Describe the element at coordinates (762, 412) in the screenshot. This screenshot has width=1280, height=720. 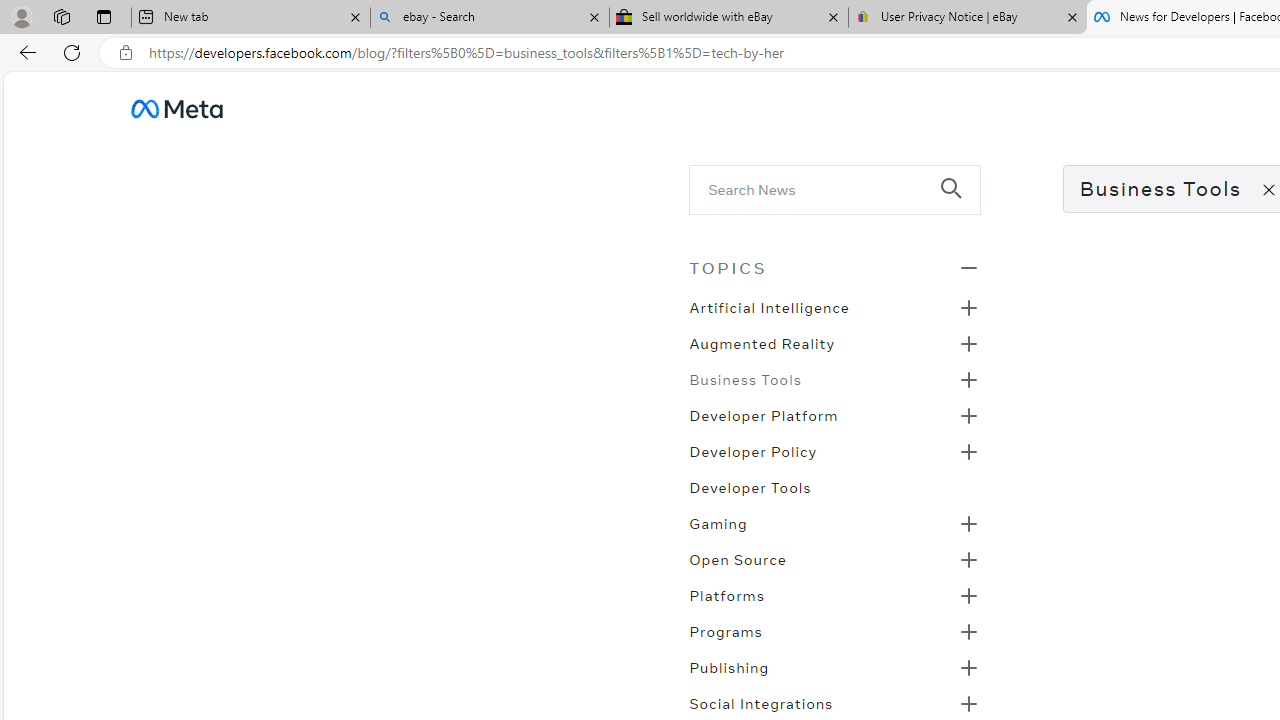
I see `'Developer Platform'` at that location.